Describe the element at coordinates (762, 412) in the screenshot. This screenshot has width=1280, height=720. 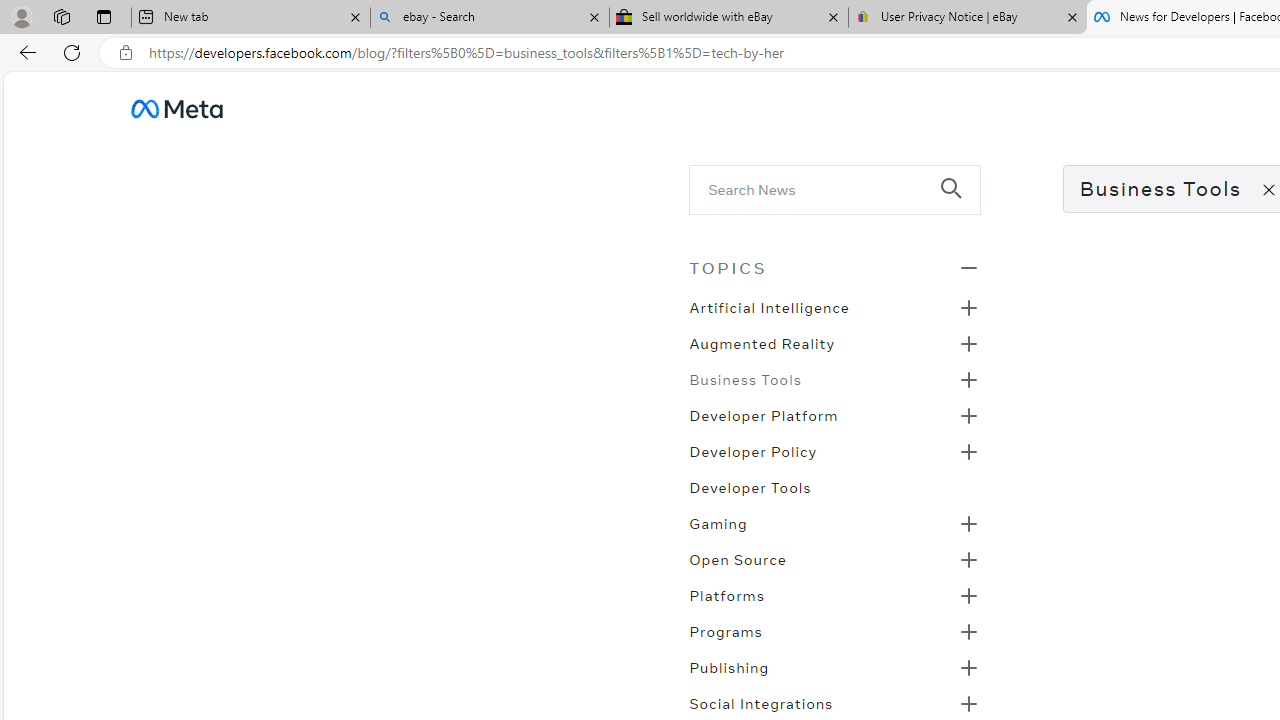
I see `'Developer Platform'` at that location.